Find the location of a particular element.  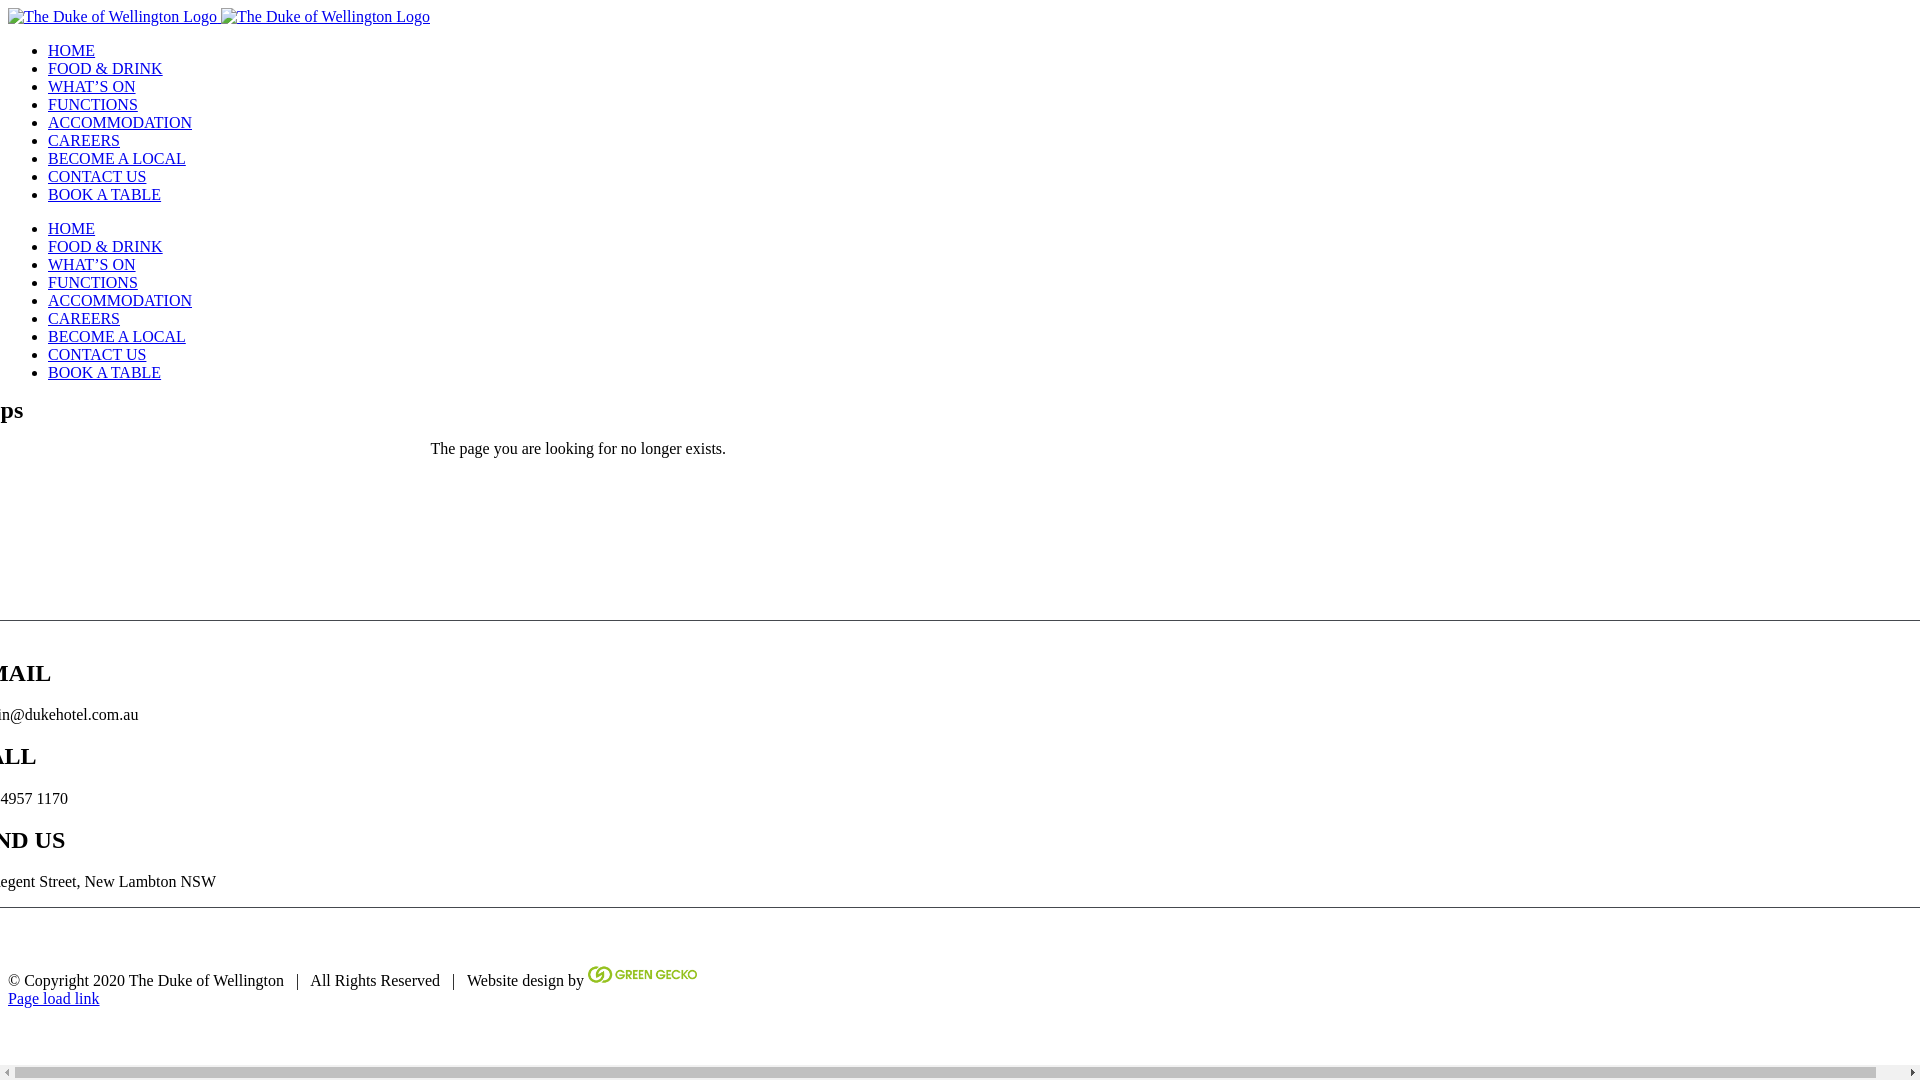

'CONTACT US' is located at coordinates (95, 353).